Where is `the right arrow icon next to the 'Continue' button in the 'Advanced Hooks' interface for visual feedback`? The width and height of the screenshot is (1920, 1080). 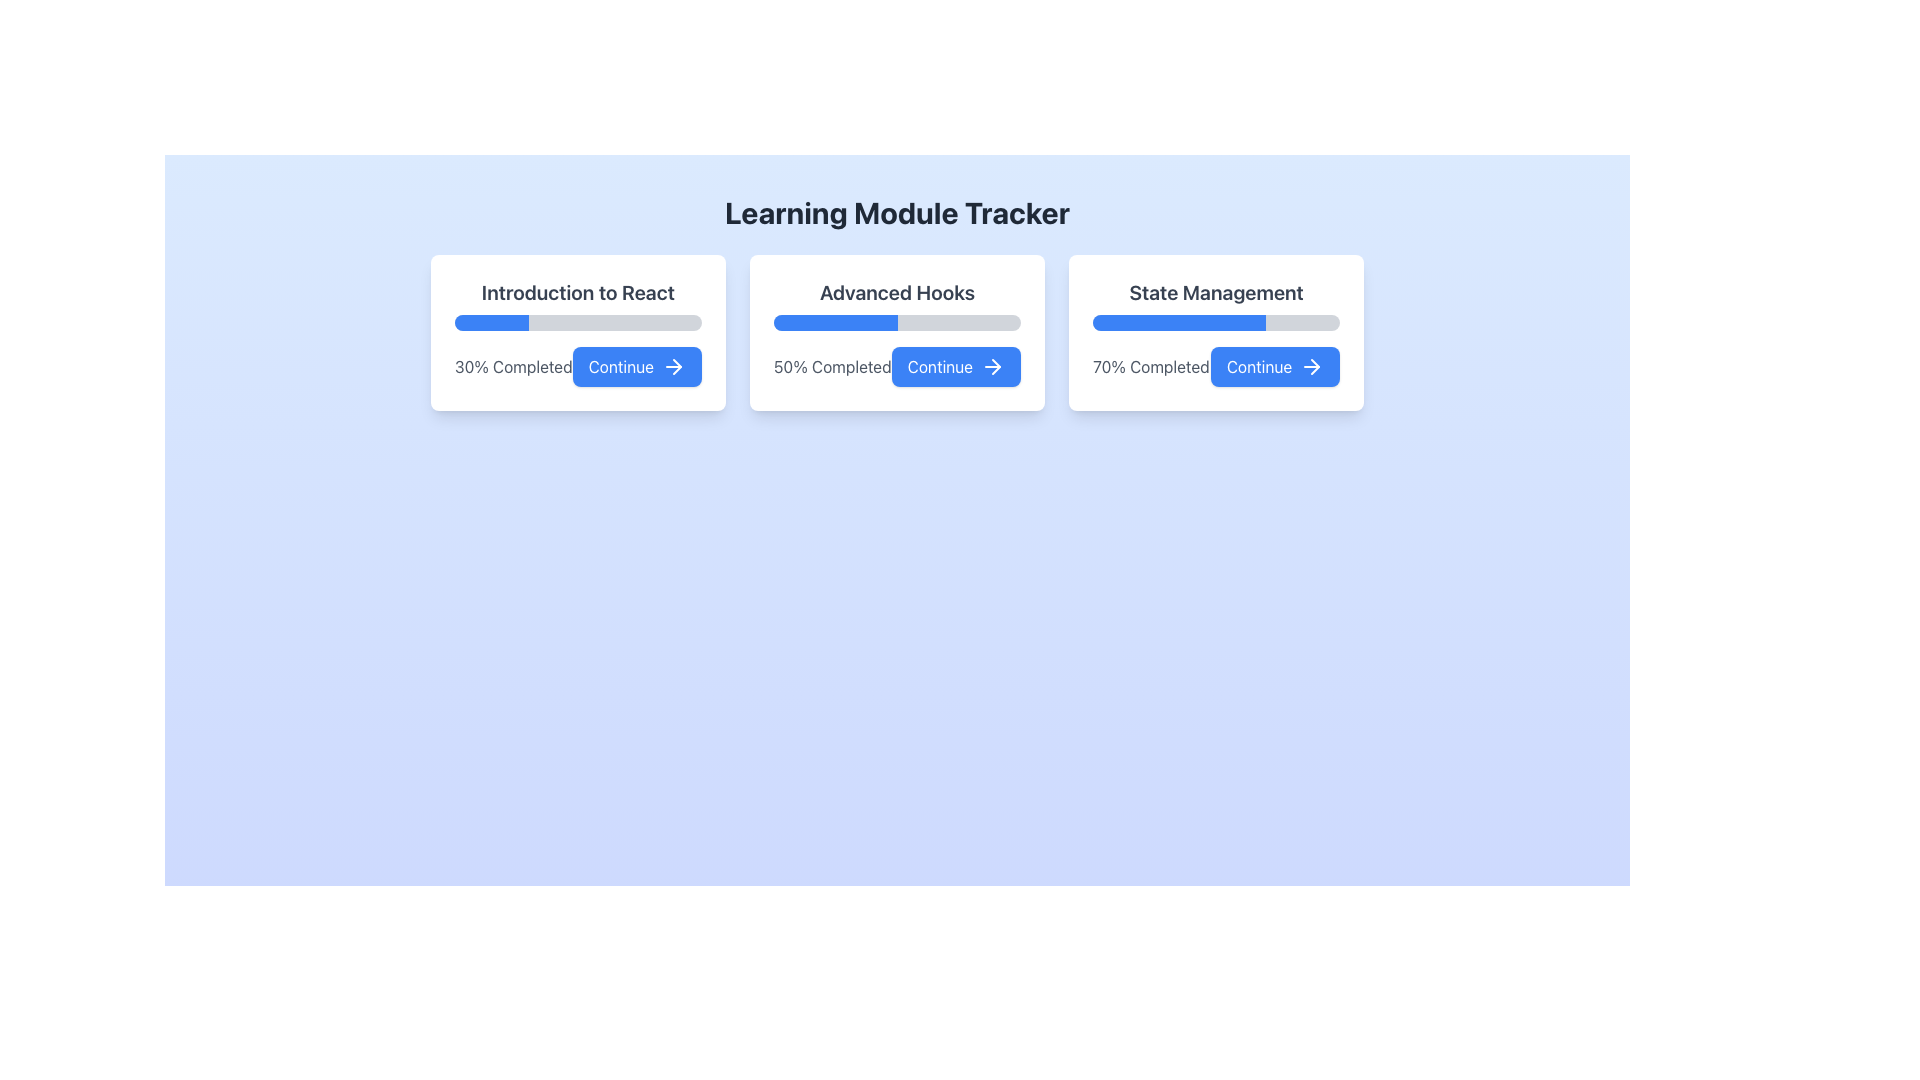
the right arrow icon next to the 'Continue' button in the 'Advanced Hooks' interface for visual feedback is located at coordinates (996, 366).